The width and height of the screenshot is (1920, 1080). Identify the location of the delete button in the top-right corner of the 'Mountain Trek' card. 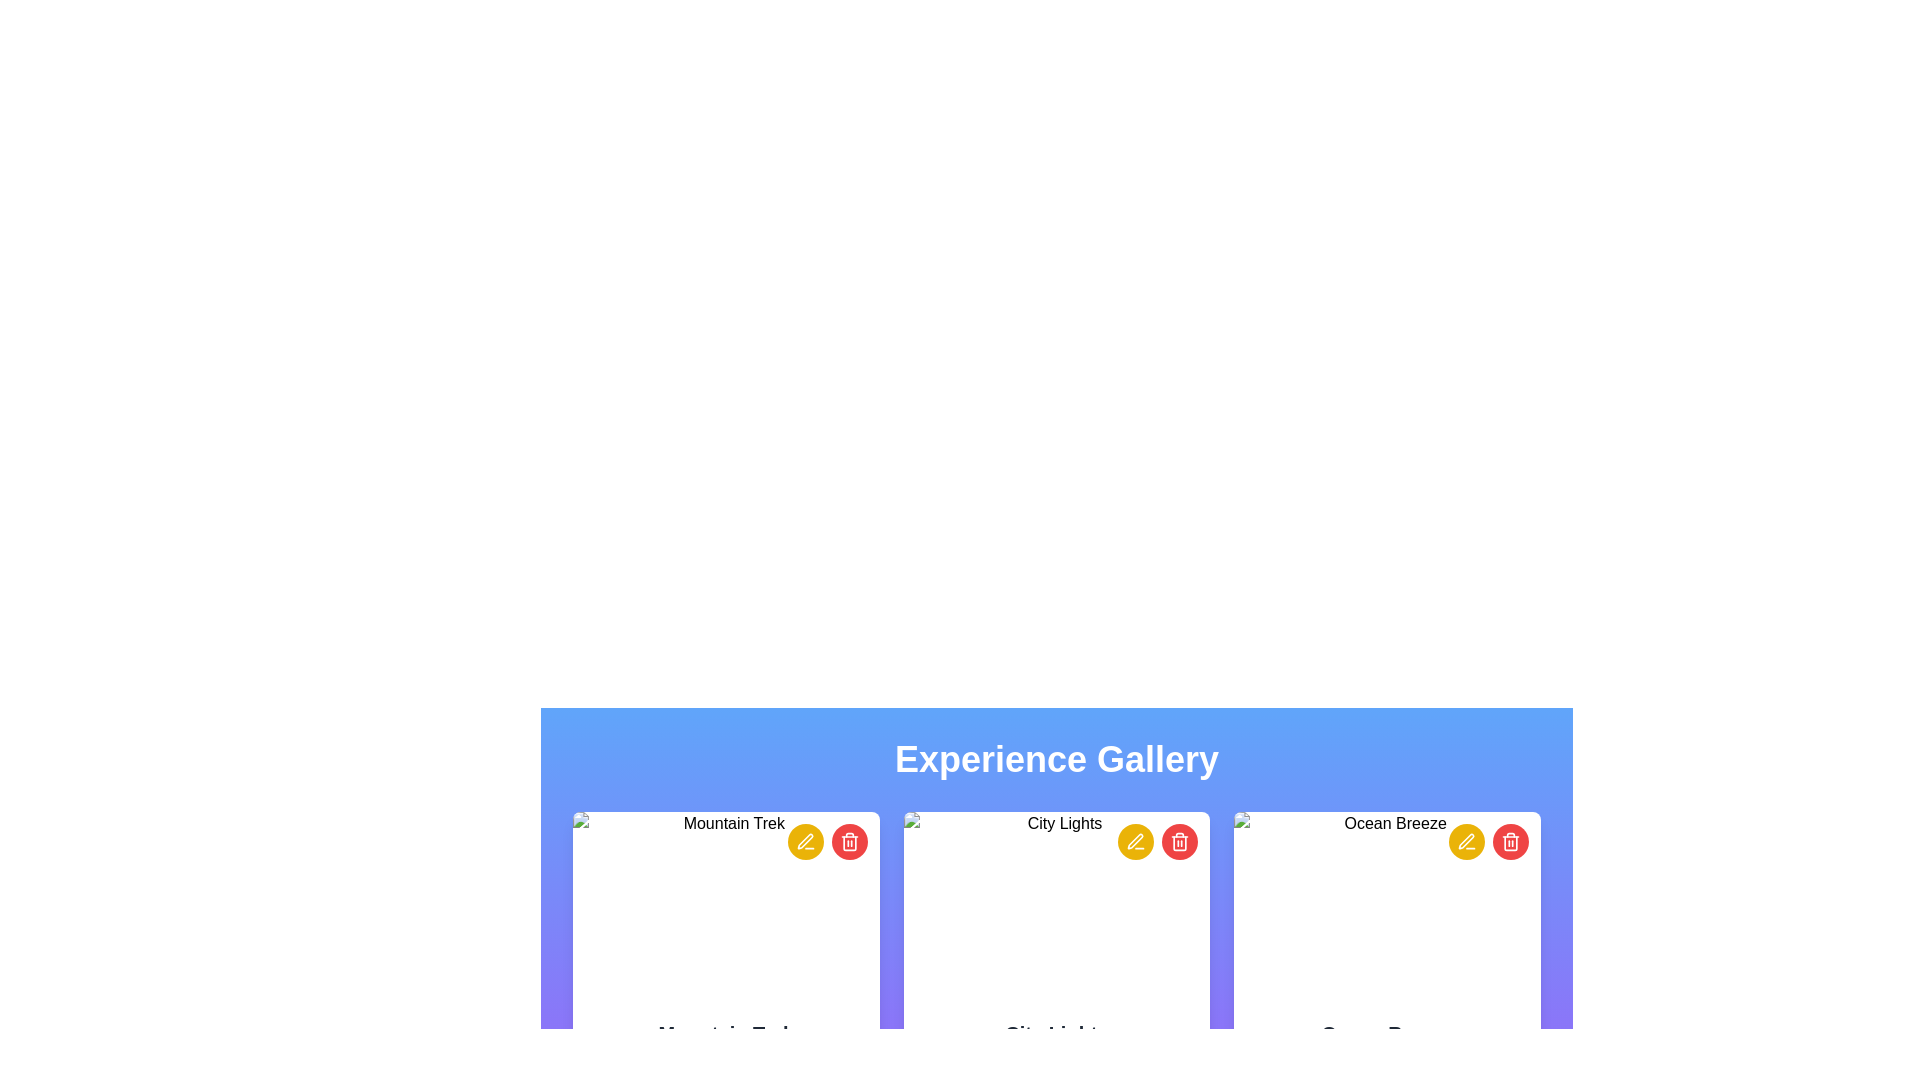
(849, 841).